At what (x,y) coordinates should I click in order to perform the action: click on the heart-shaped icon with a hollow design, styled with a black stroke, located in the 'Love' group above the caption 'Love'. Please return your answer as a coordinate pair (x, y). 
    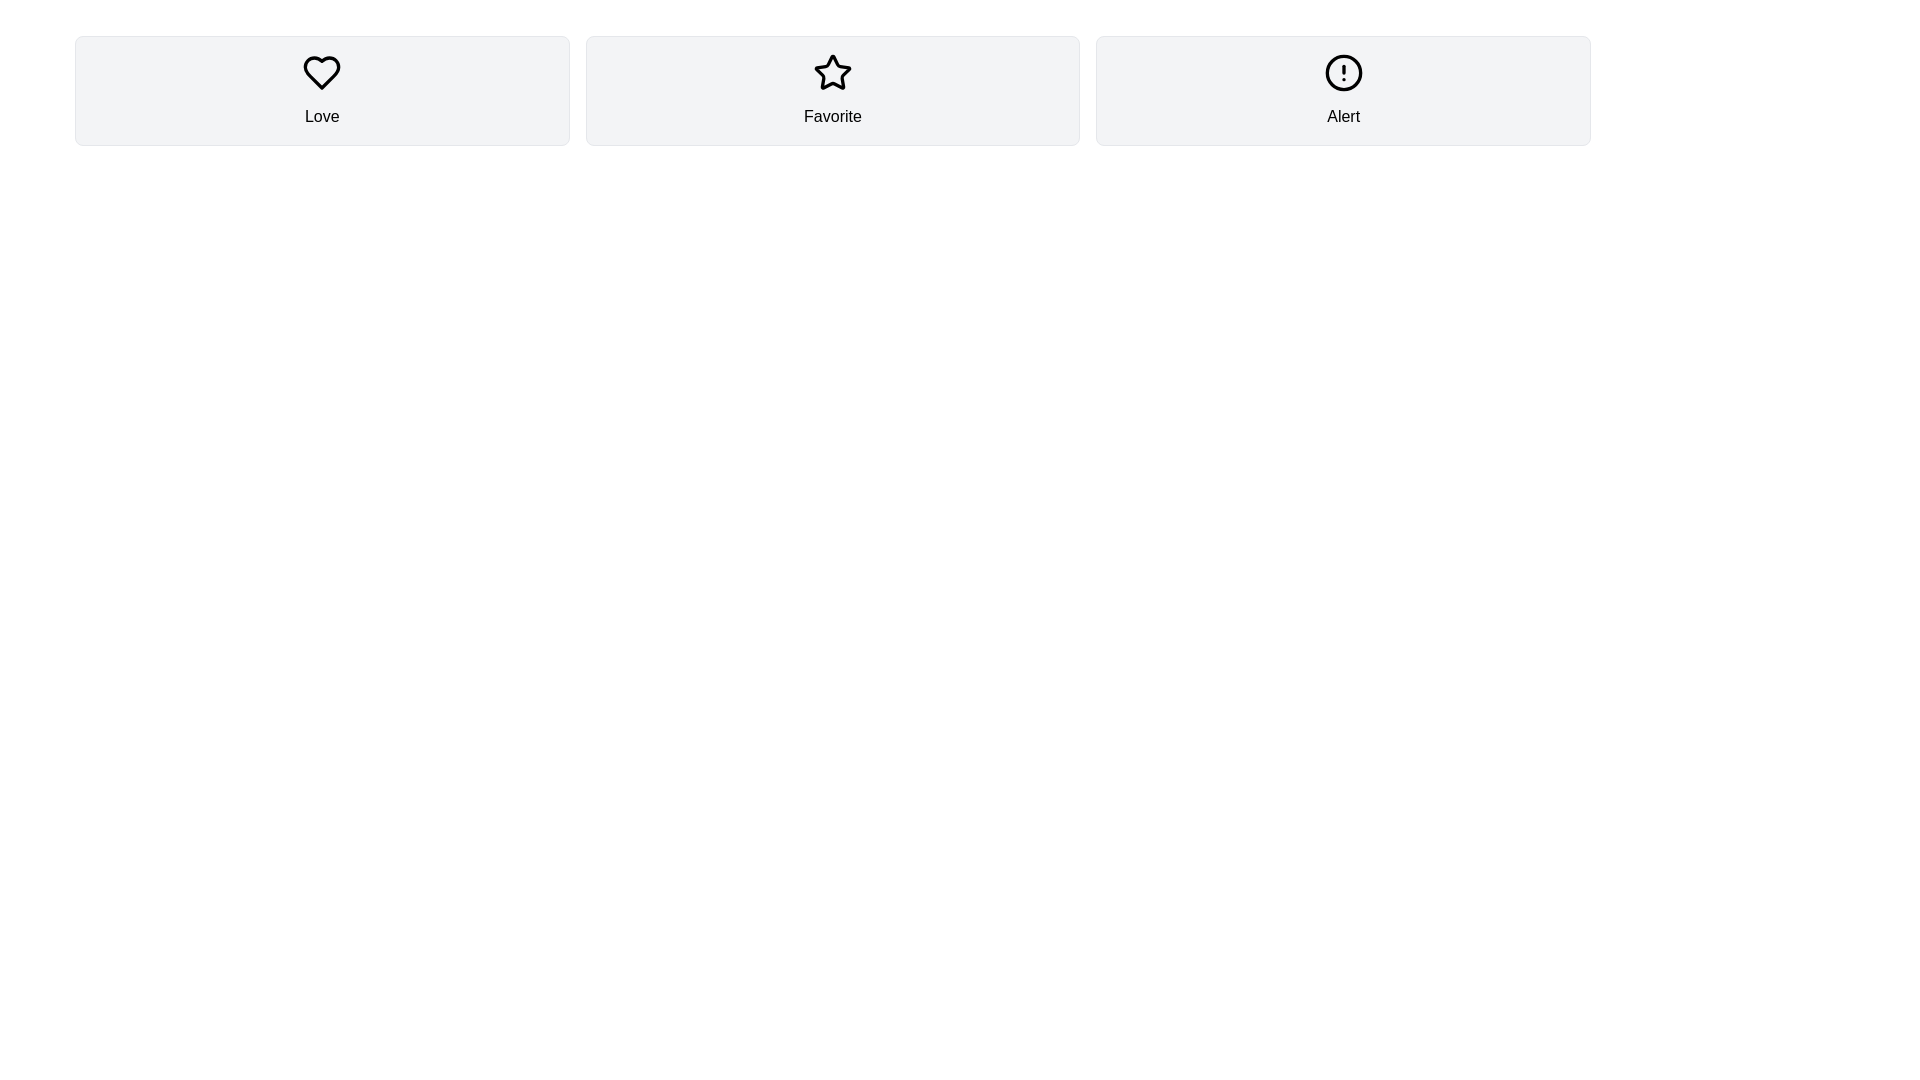
    Looking at the image, I should click on (321, 72).